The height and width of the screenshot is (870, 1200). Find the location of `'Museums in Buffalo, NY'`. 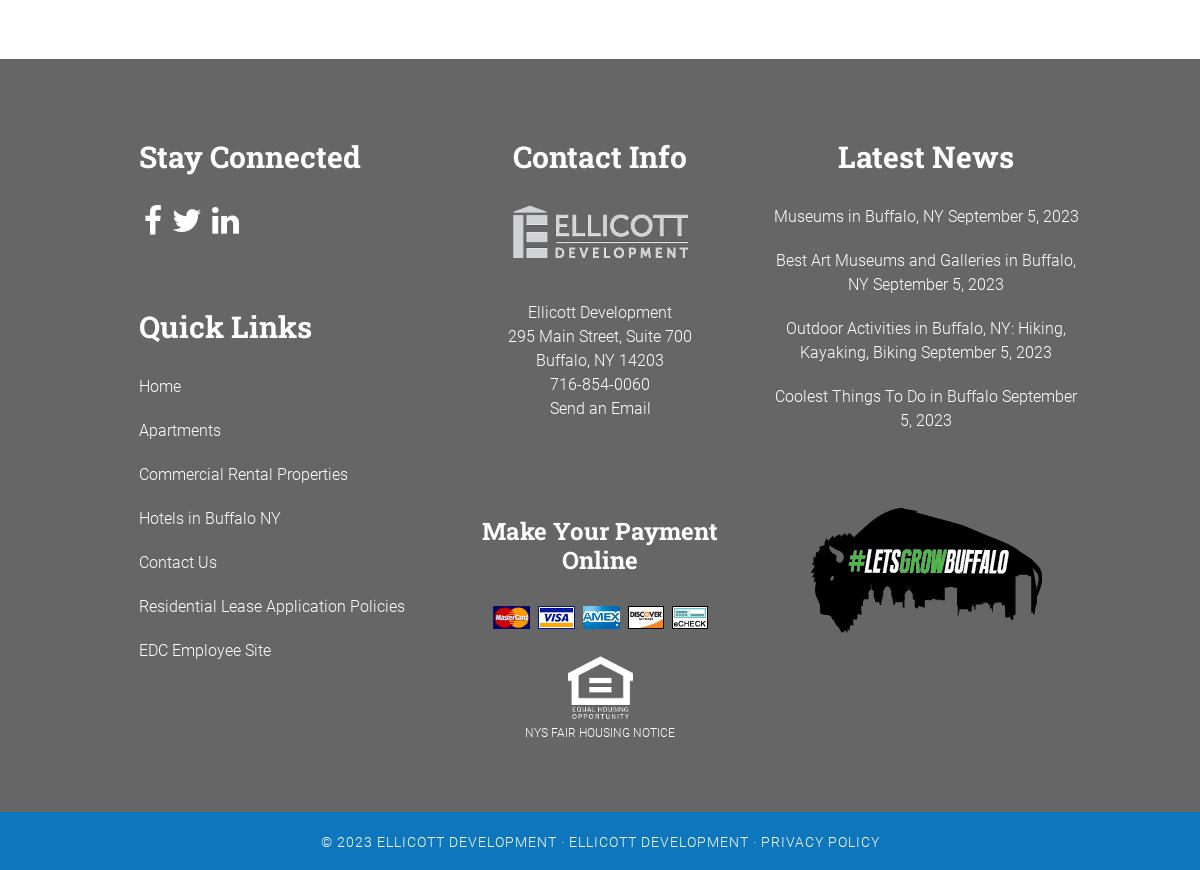

'Museums in Buffalo, NY' is located at coordinates (772, 215).